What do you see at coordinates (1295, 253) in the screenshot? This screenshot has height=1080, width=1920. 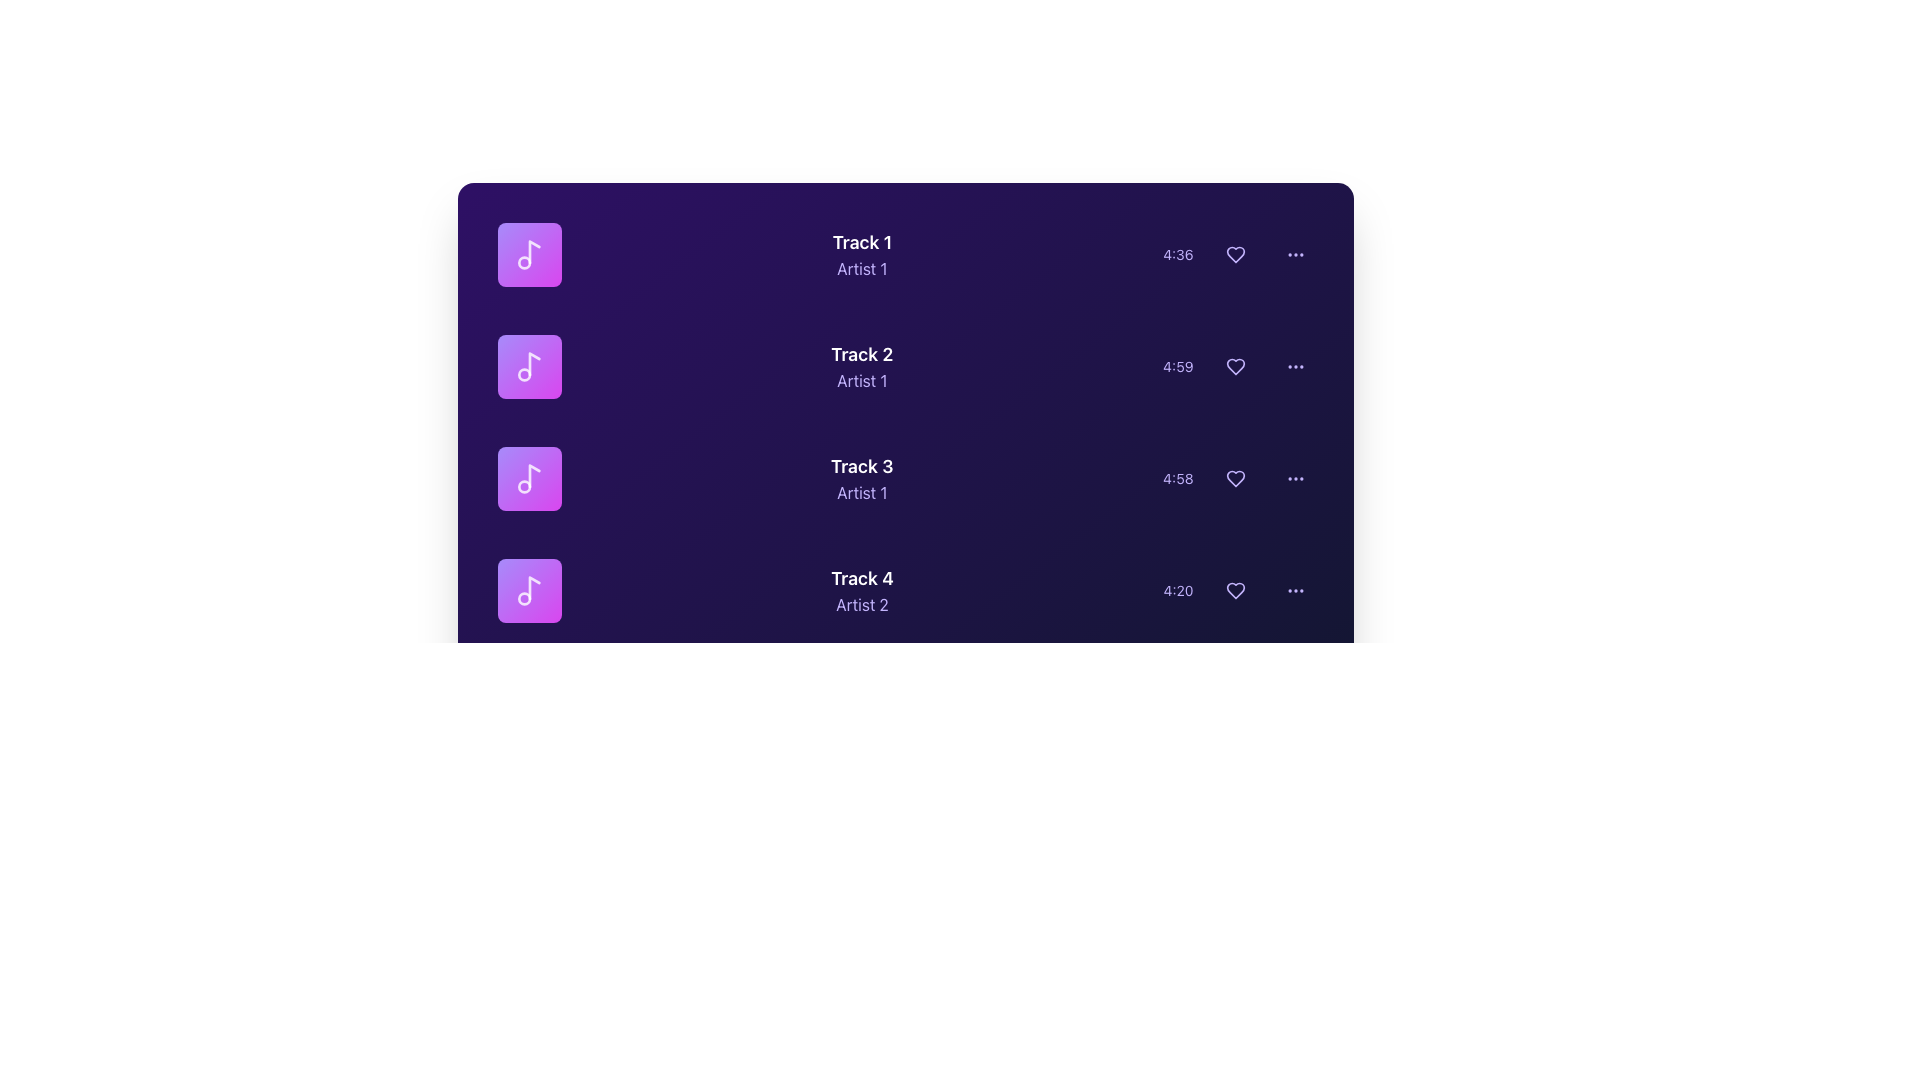 I see `the Button (Ellipsis icon) represented by three vertically aligned dots in light violet color, positioned in the rightmost column of a track's metadata row` at bounding box center [1295, 253].